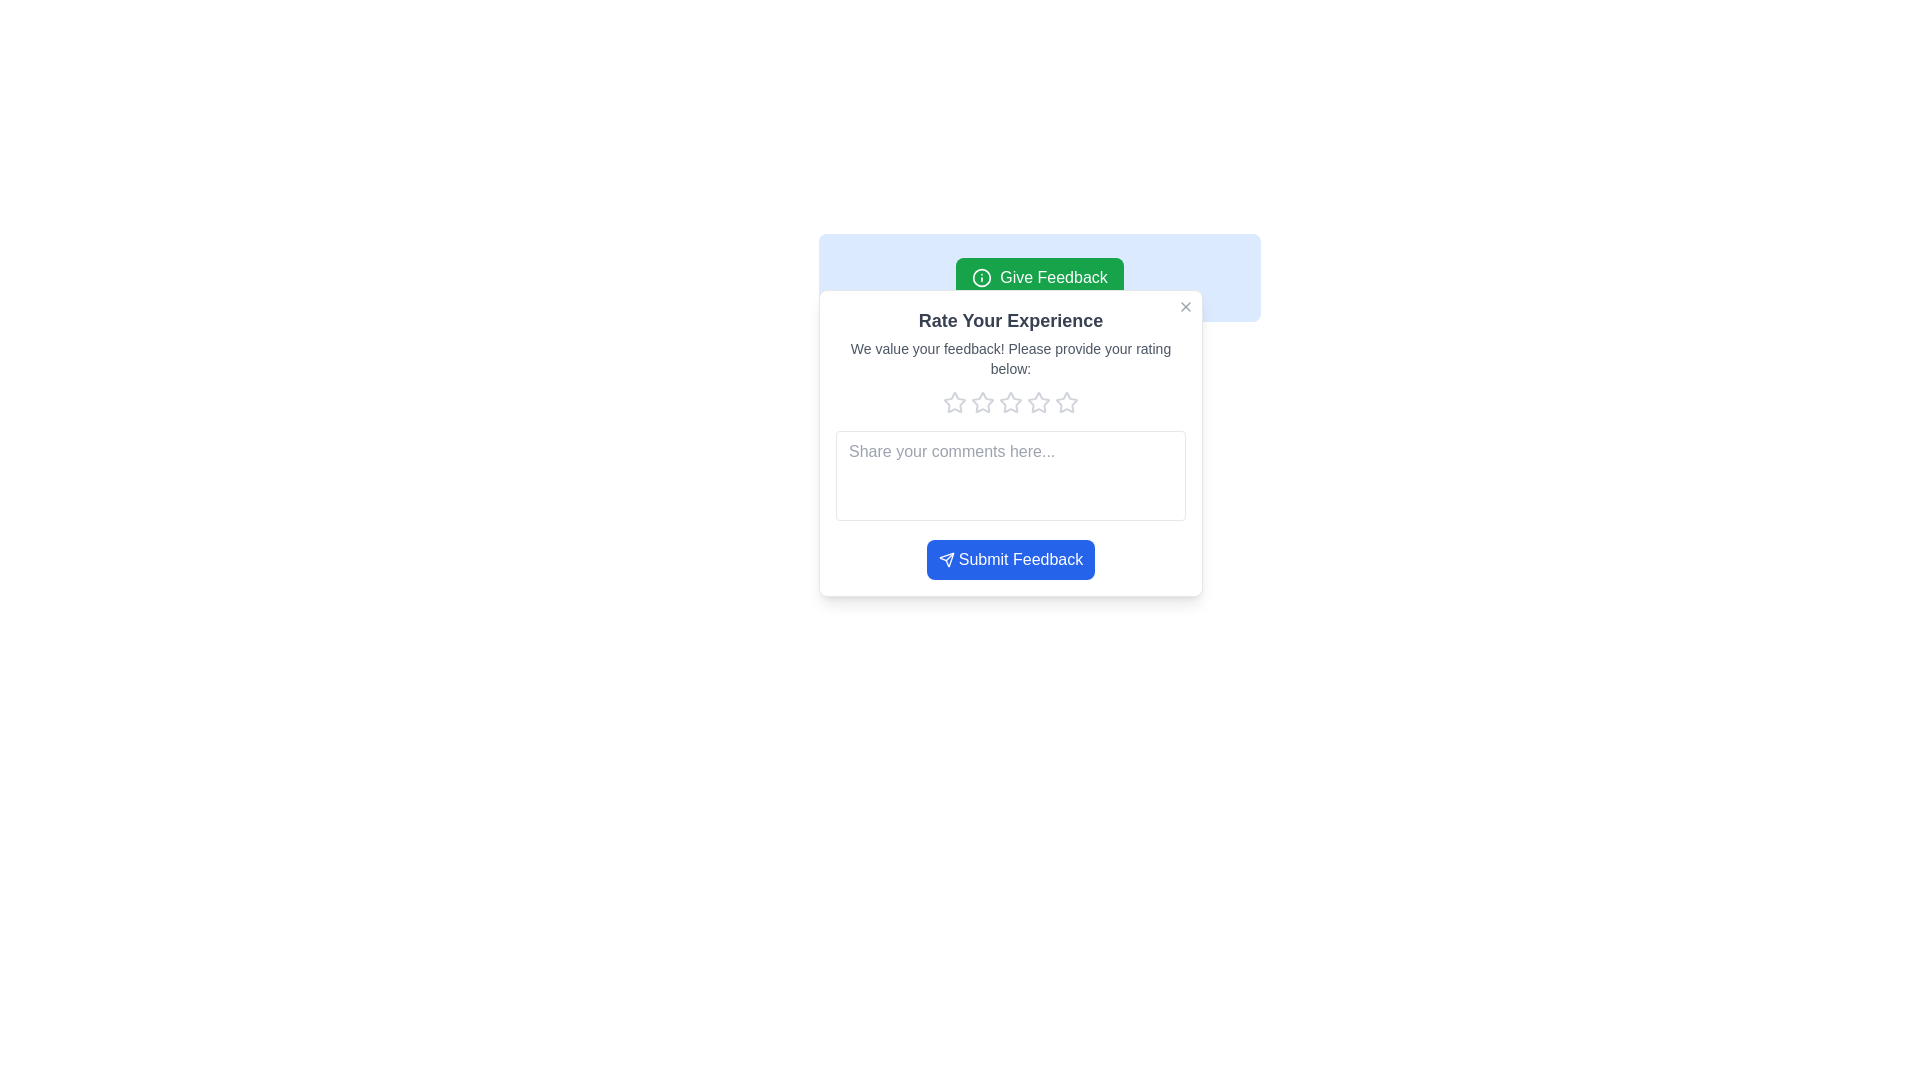 This screenshot has width=1920, height=1080. I want to click on the paper plane icon located to the left of the 'Submit Feedback' text, which is styled with a rounded and outlined design in a uniform, off-white color, so click(945, 559).